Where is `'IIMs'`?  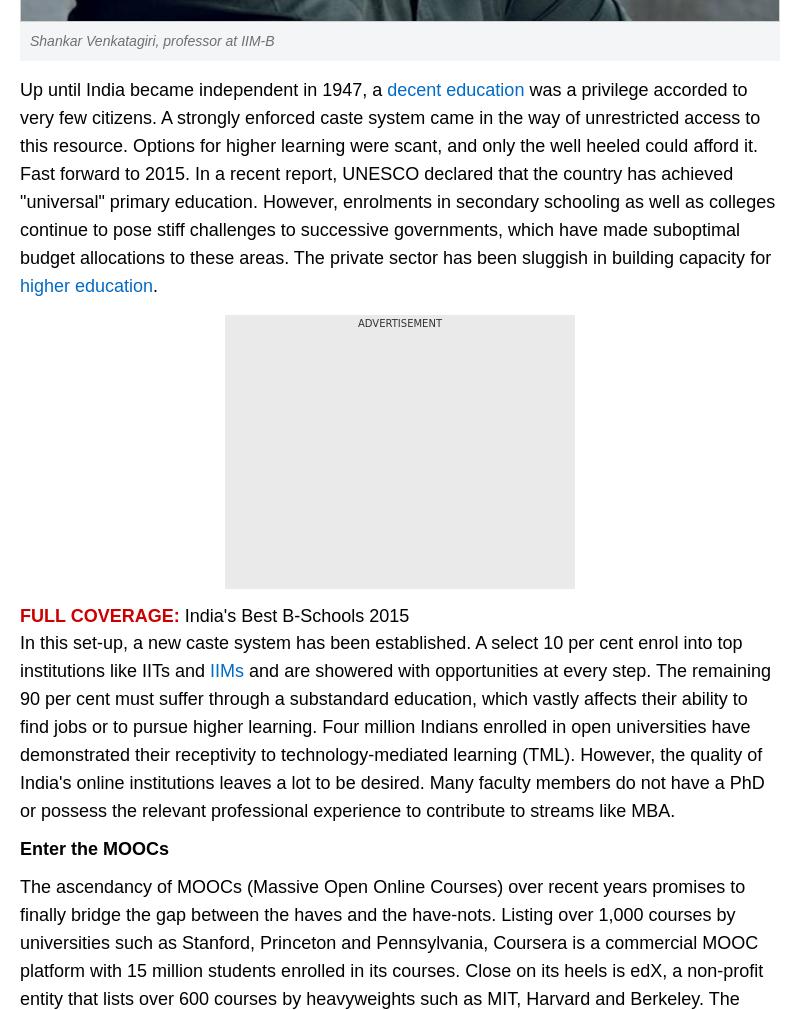
'IIMs' is located at coordinates (227, 670).